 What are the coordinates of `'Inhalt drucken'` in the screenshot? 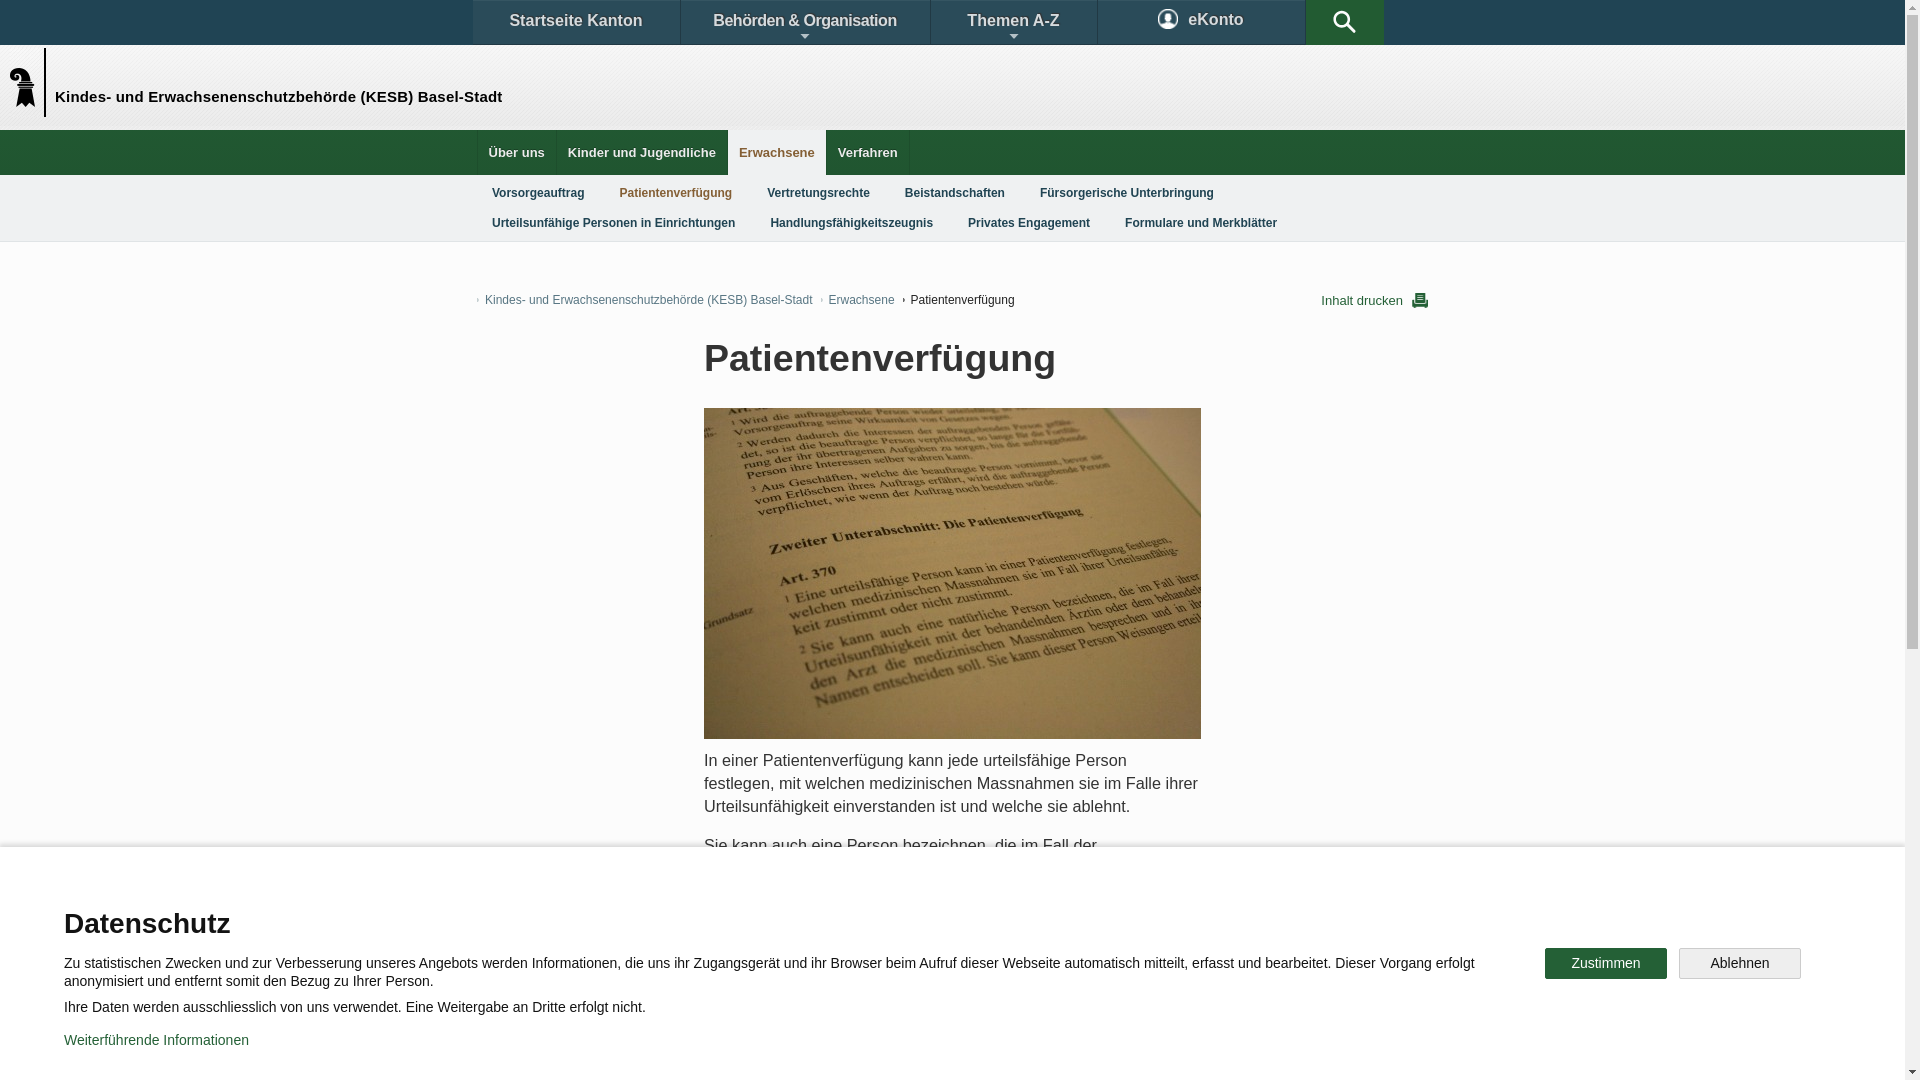 It's located at (1373, 300).